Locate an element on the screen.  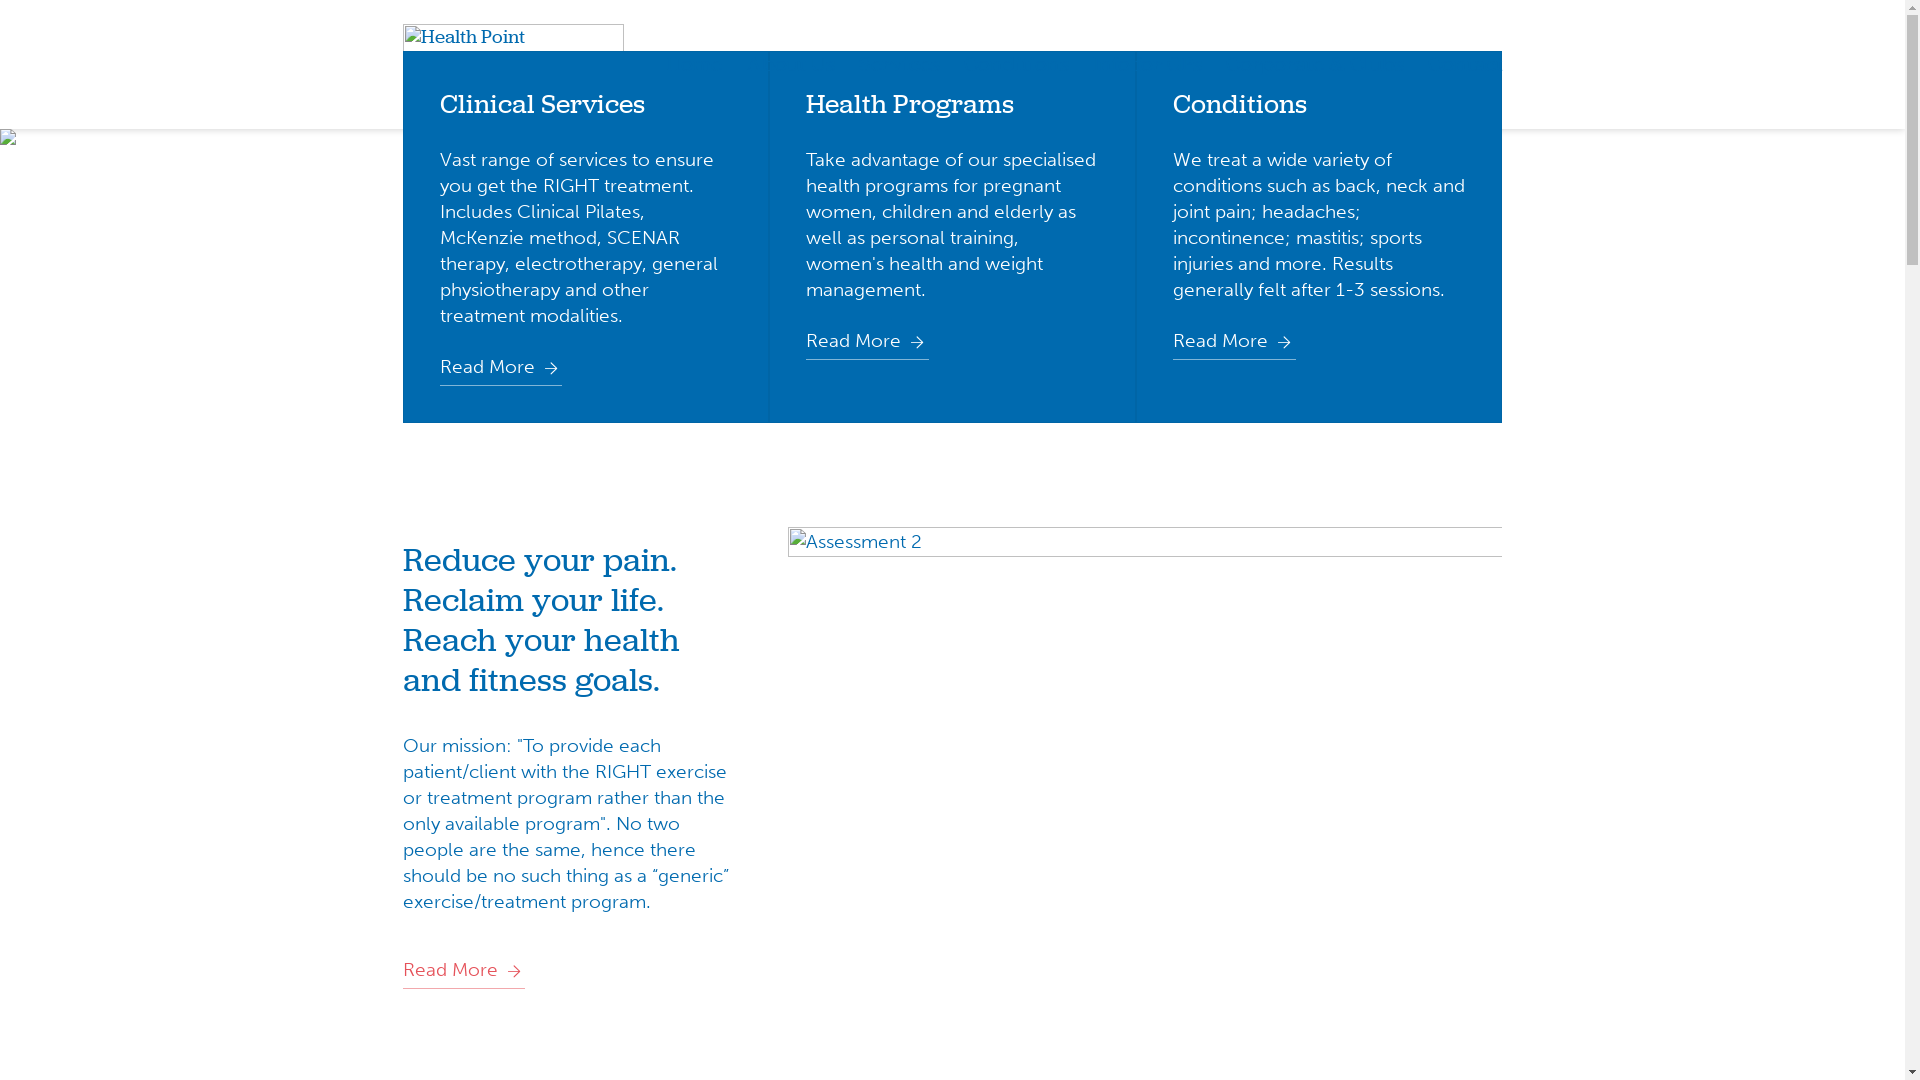
'Health Point Physiotherapy Brighton' is located at coordinates (512, 63).